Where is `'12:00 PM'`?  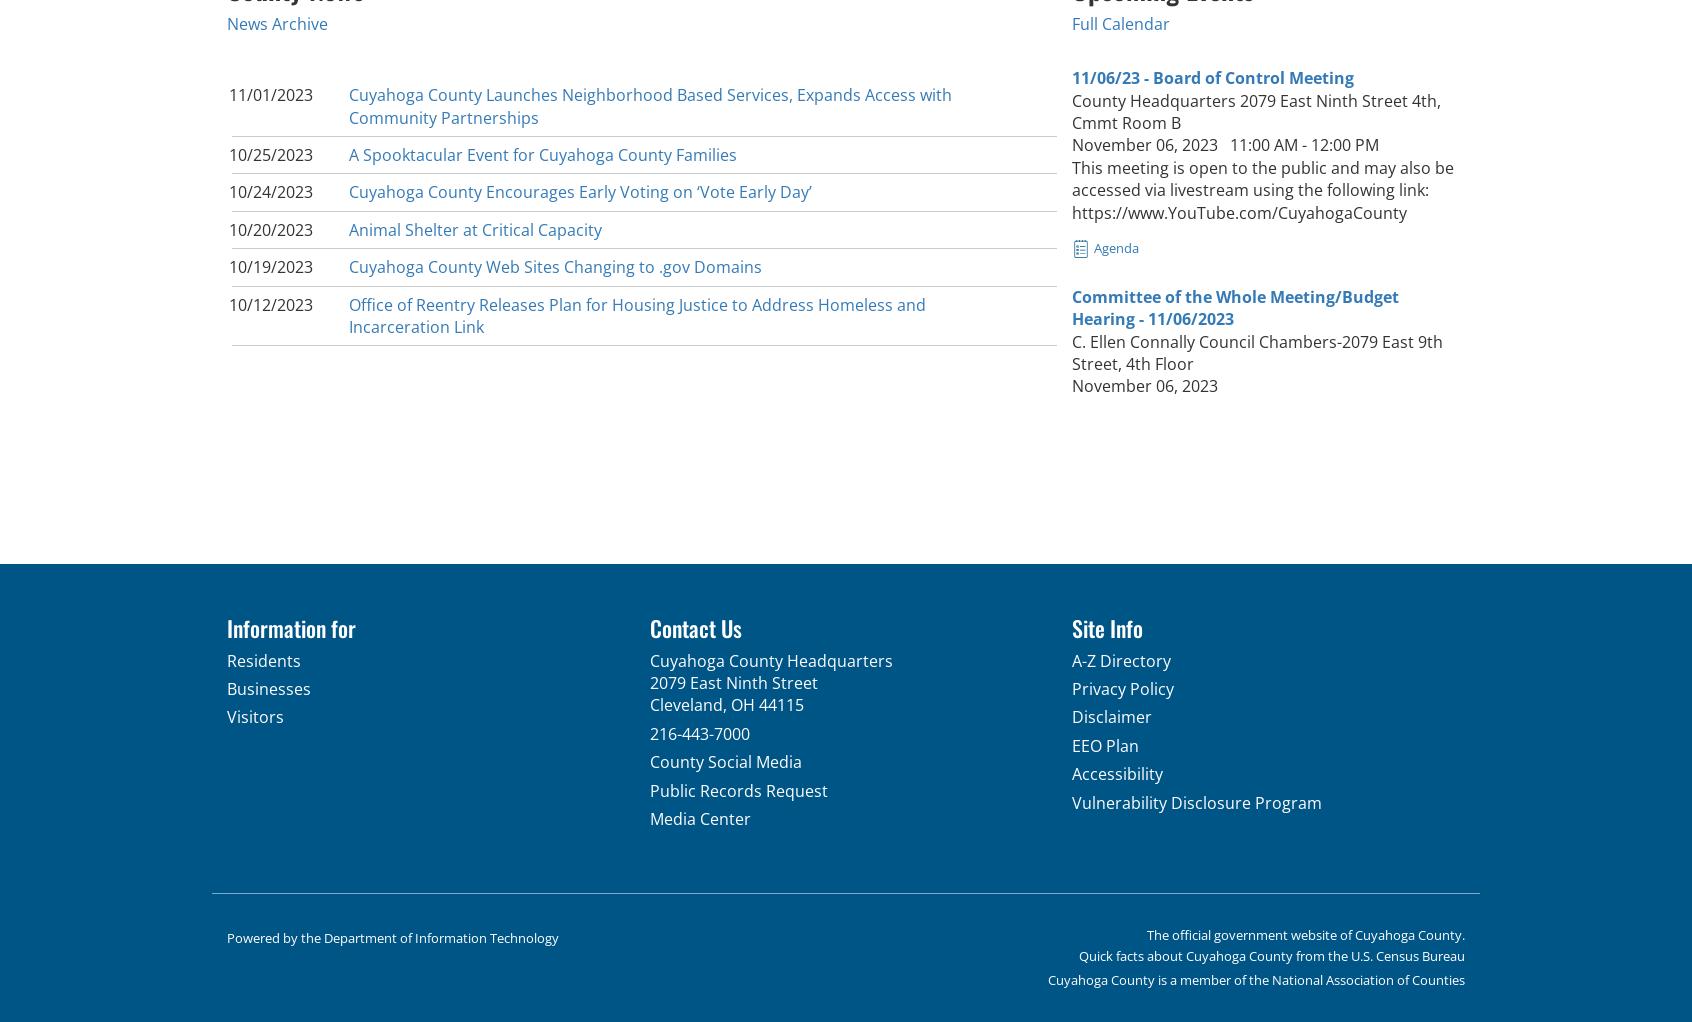 '12:00 PM' is located at coordinates (1344, 145).